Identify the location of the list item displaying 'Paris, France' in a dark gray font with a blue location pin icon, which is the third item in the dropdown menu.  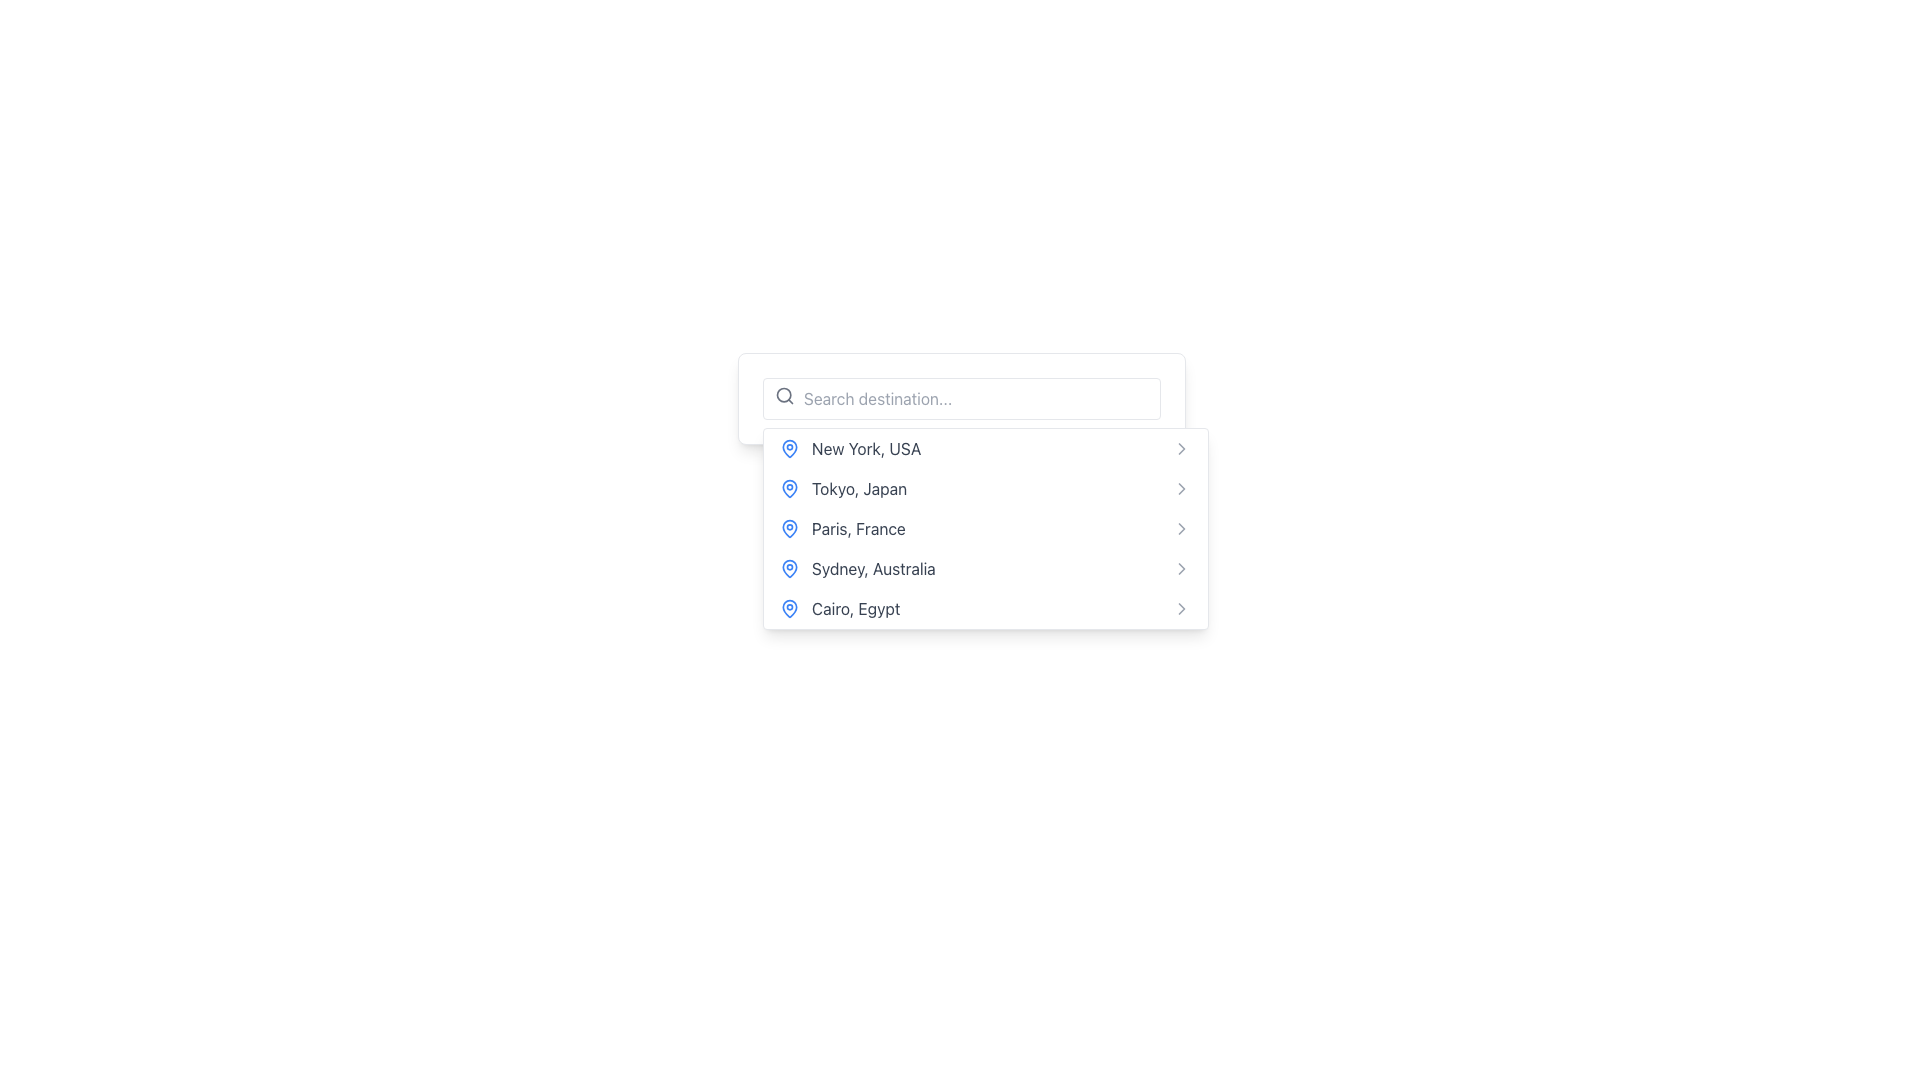
(842, 527).